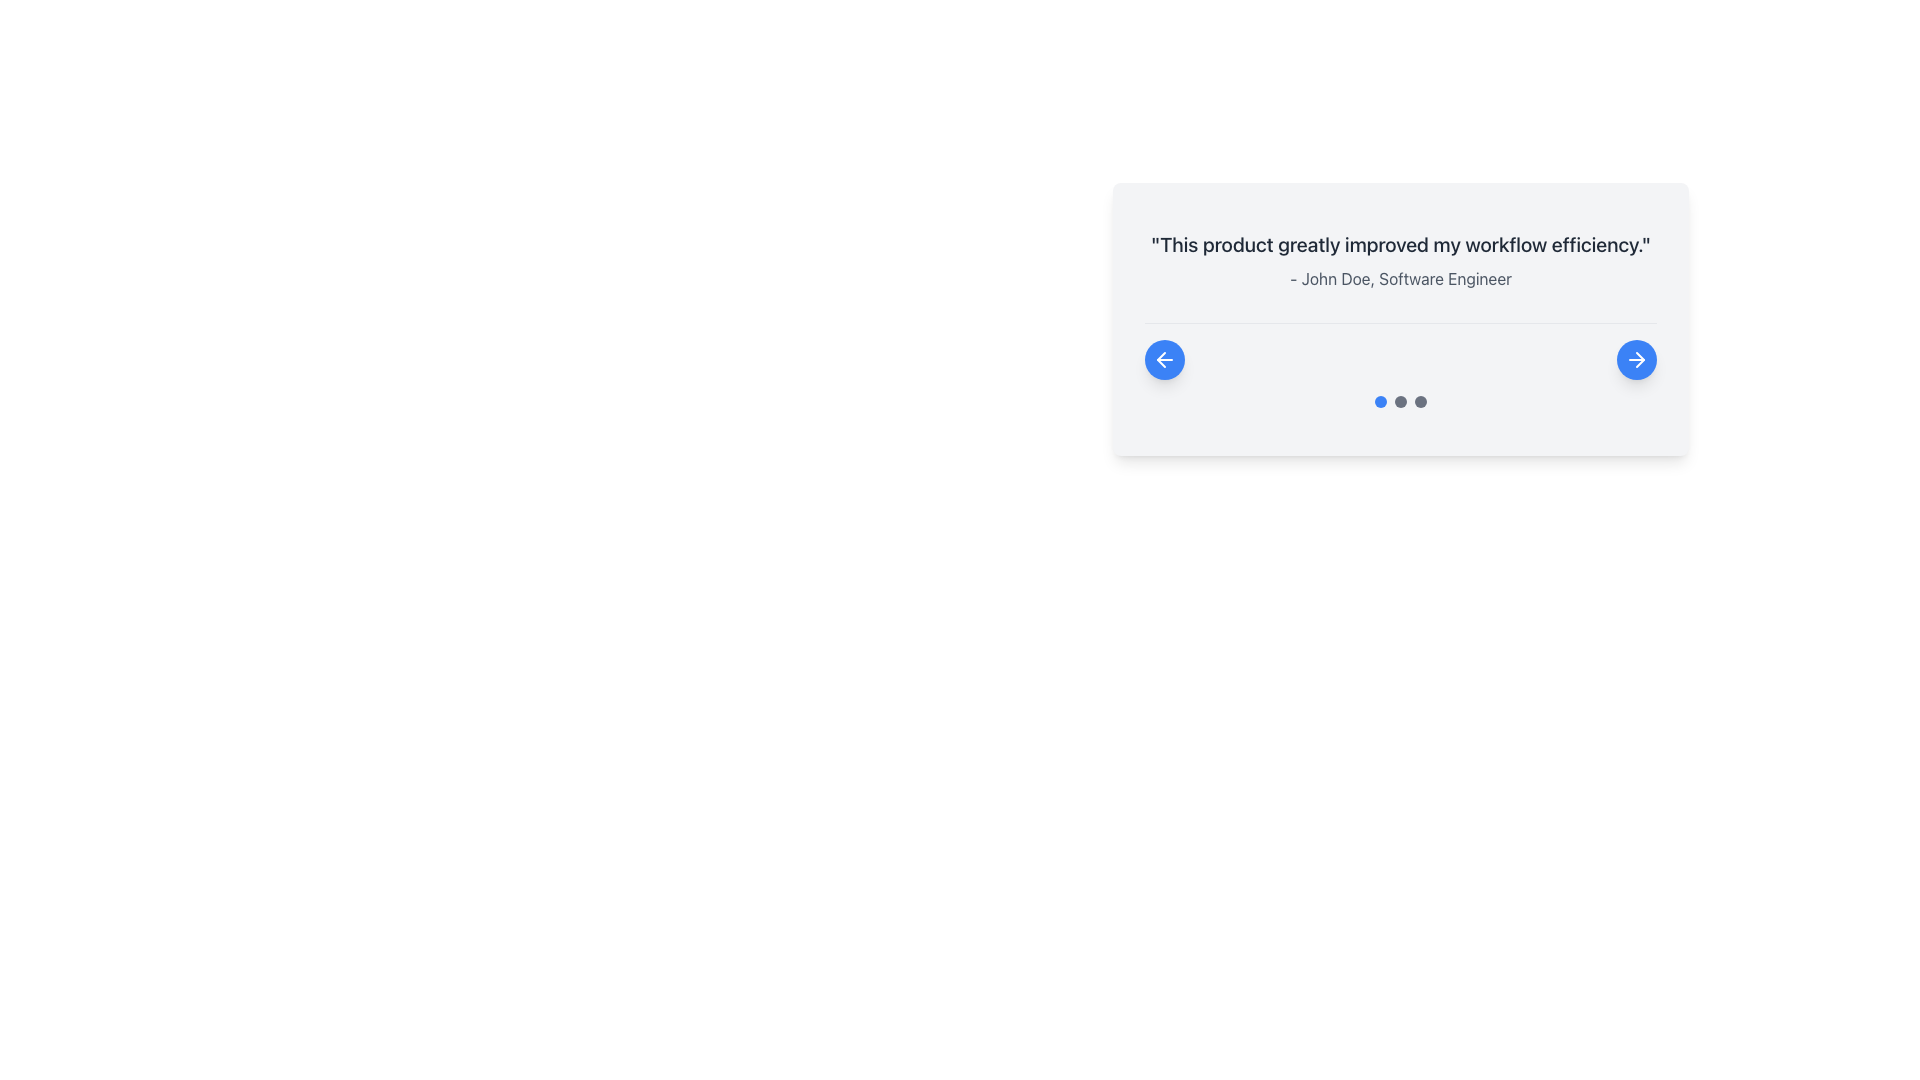  Describe the element at coordinates (1400, 401) in the screenshot. I see `the carousel indicator circles located centrally below the author's details` at that location.